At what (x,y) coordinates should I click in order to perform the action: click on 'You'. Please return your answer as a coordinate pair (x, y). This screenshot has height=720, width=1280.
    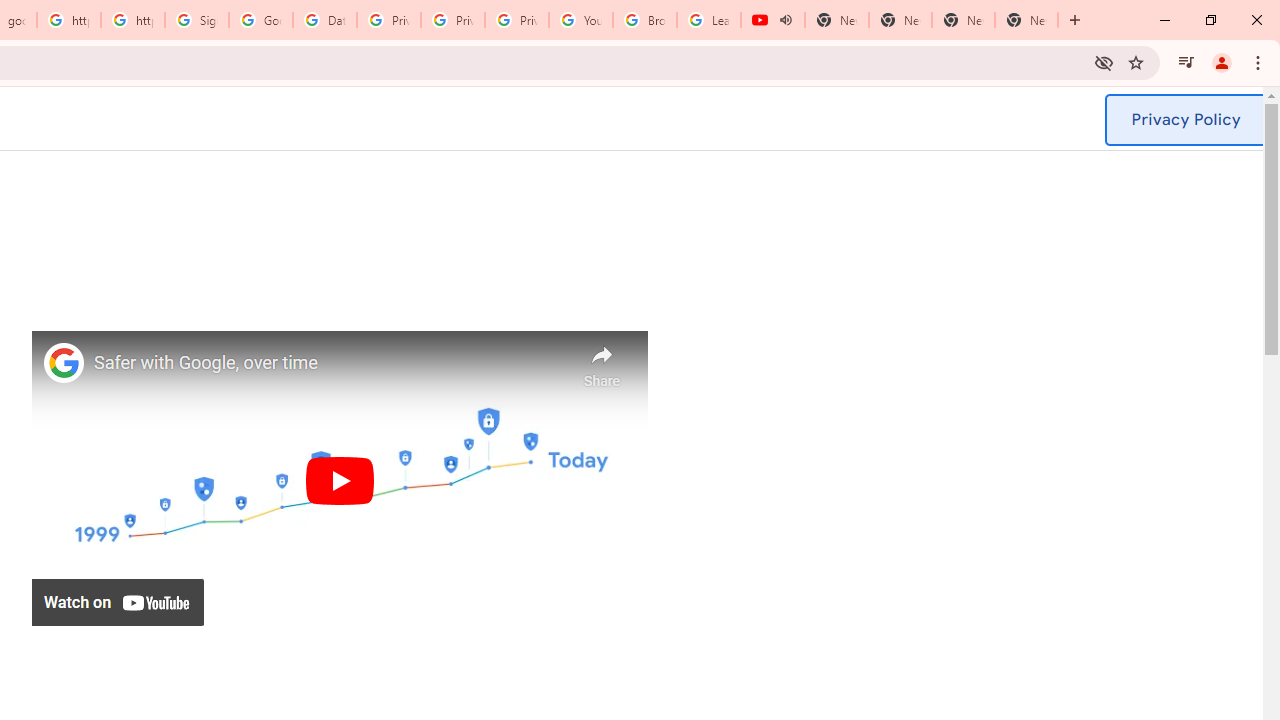
    Looking at the image, I should click on (1220, 61).